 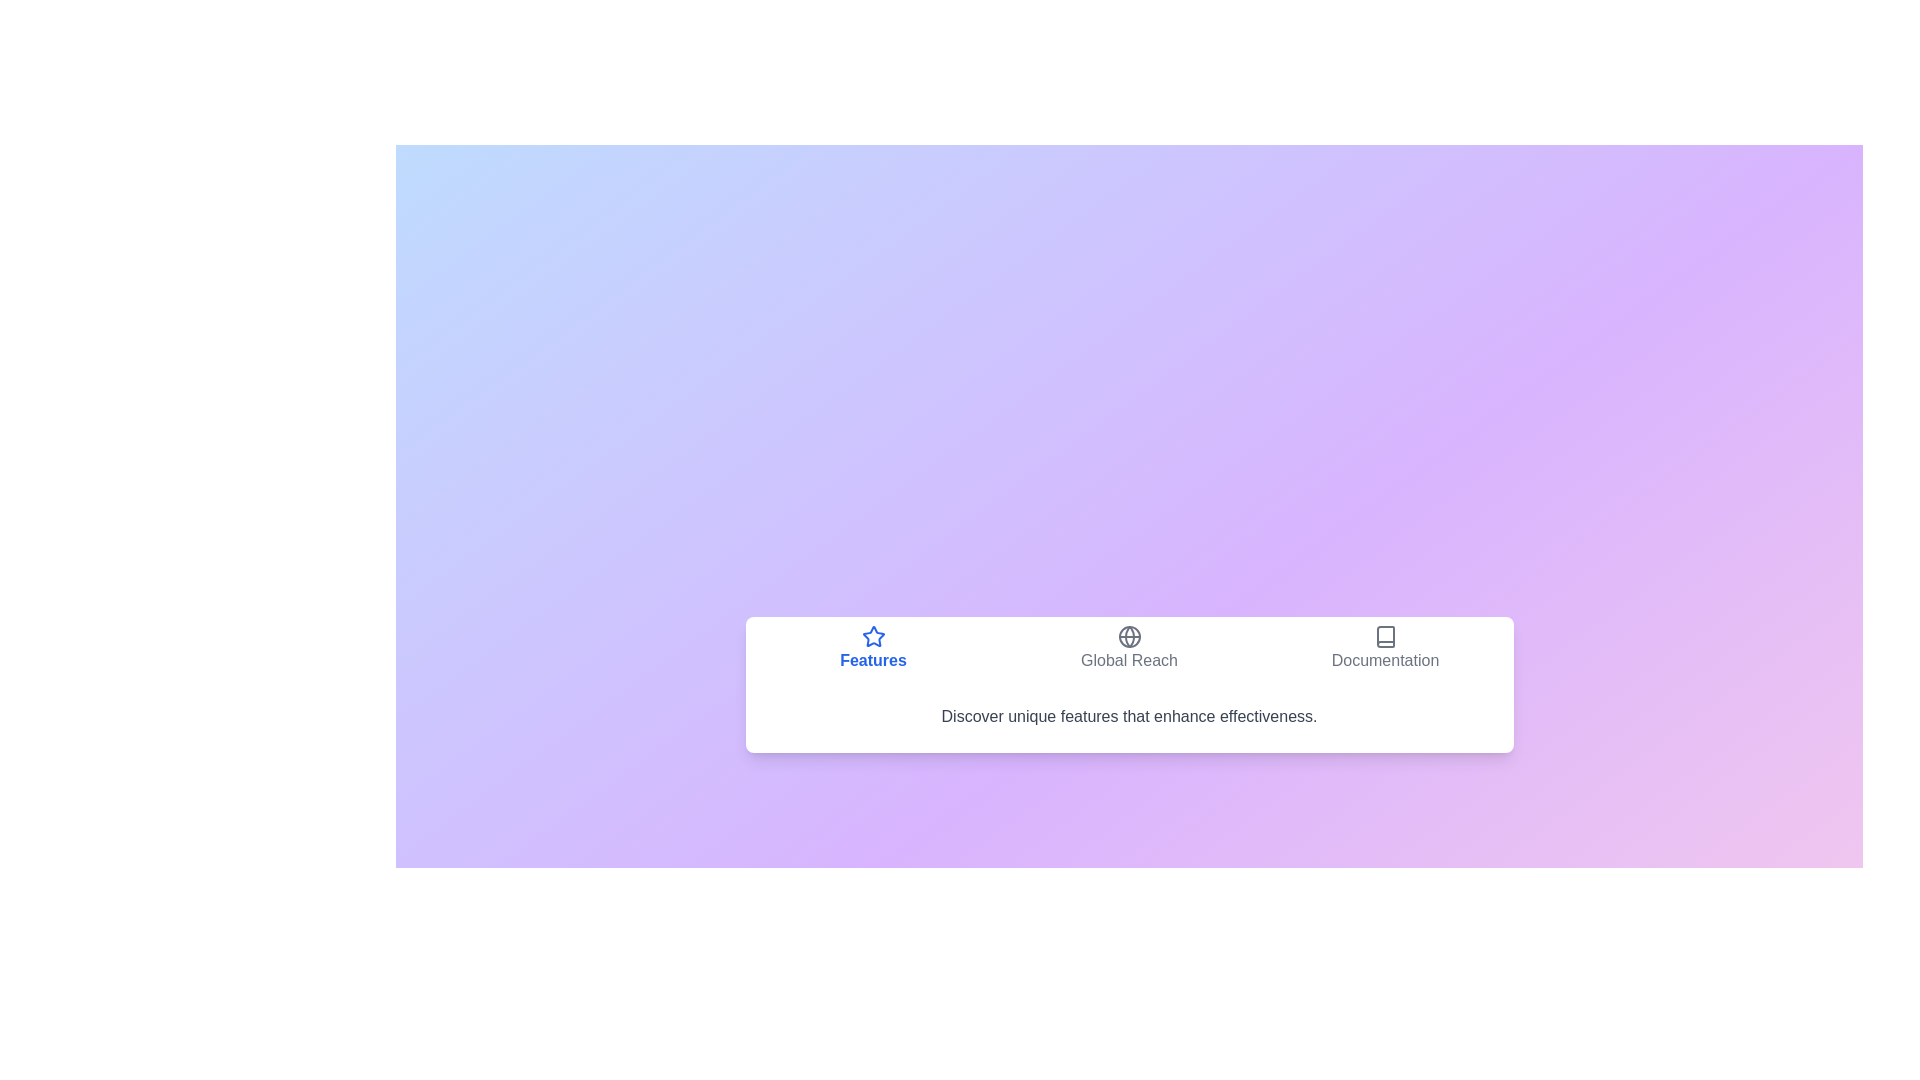 I want to click on the tab button labeled Features to observe the hover effect, so click(x=873, y=648).